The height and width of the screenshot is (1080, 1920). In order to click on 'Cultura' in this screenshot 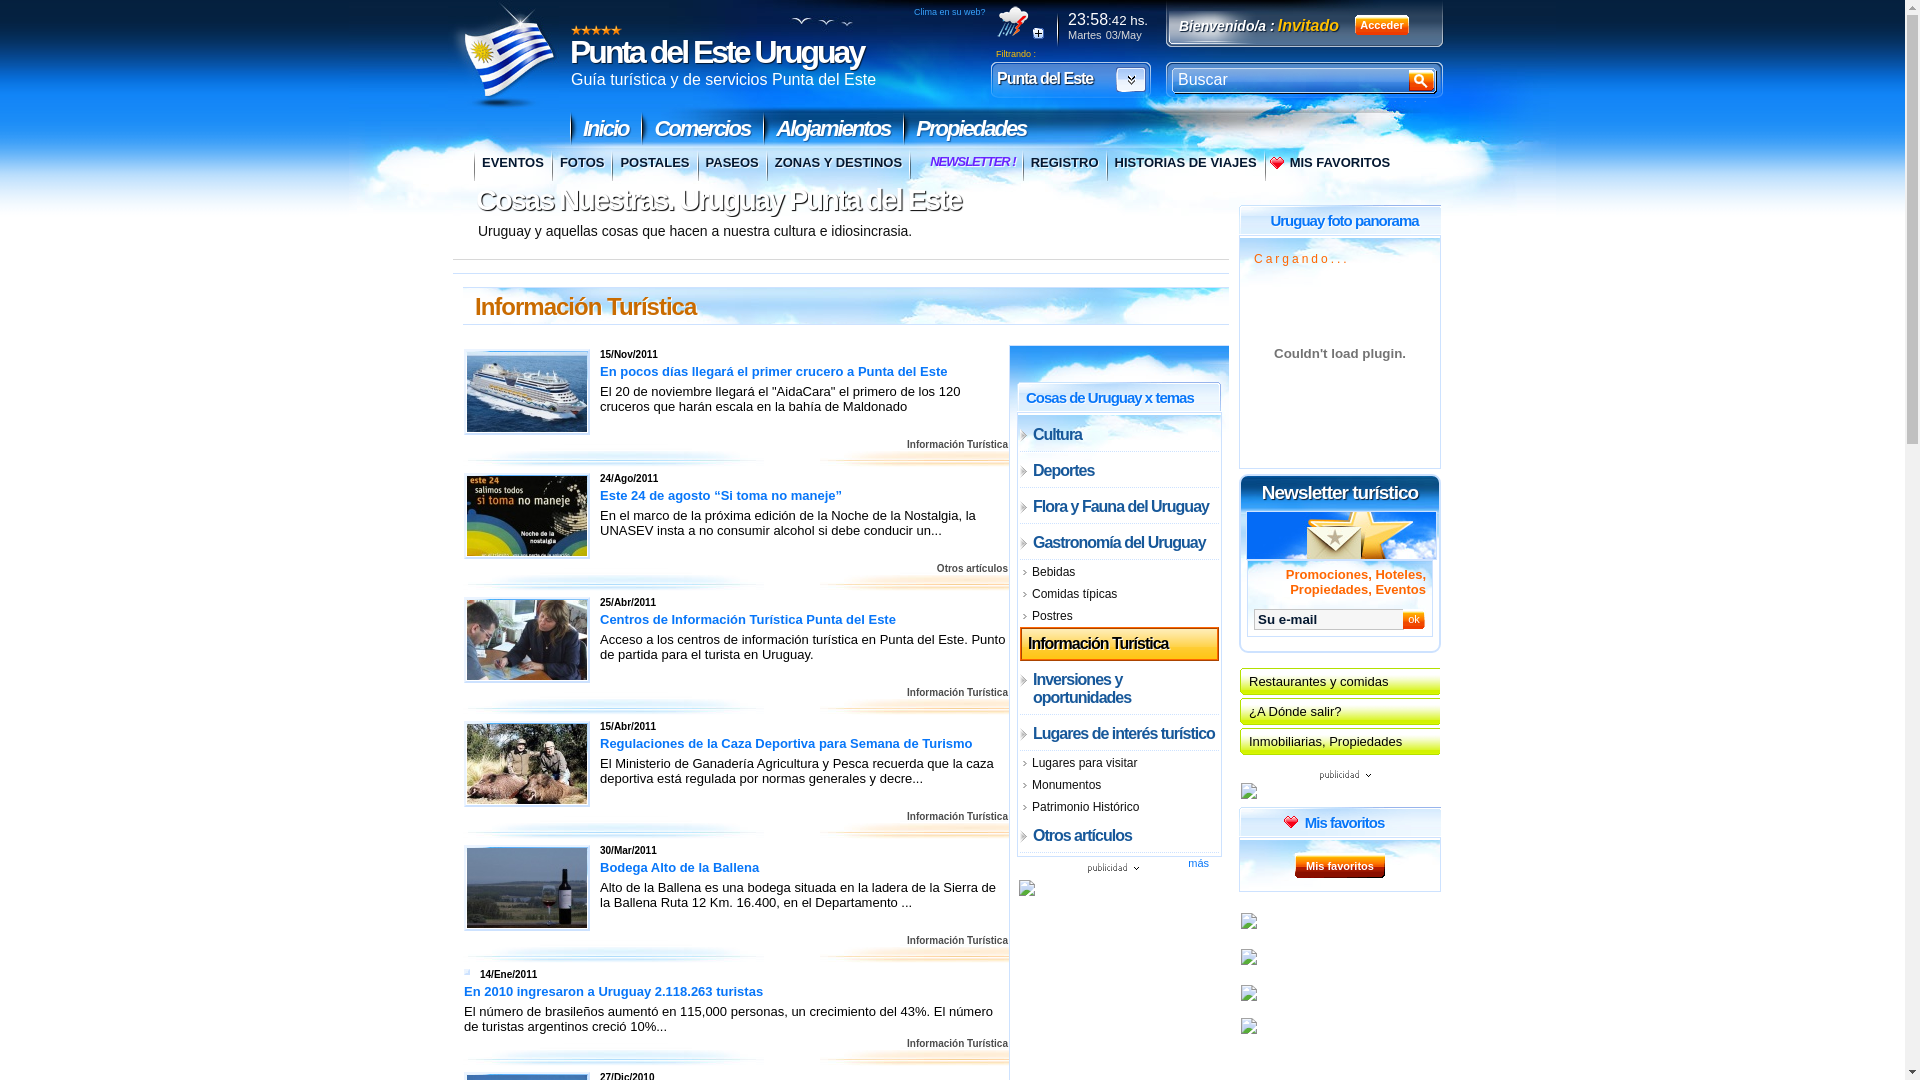, I will do `click(1118, 433)`.